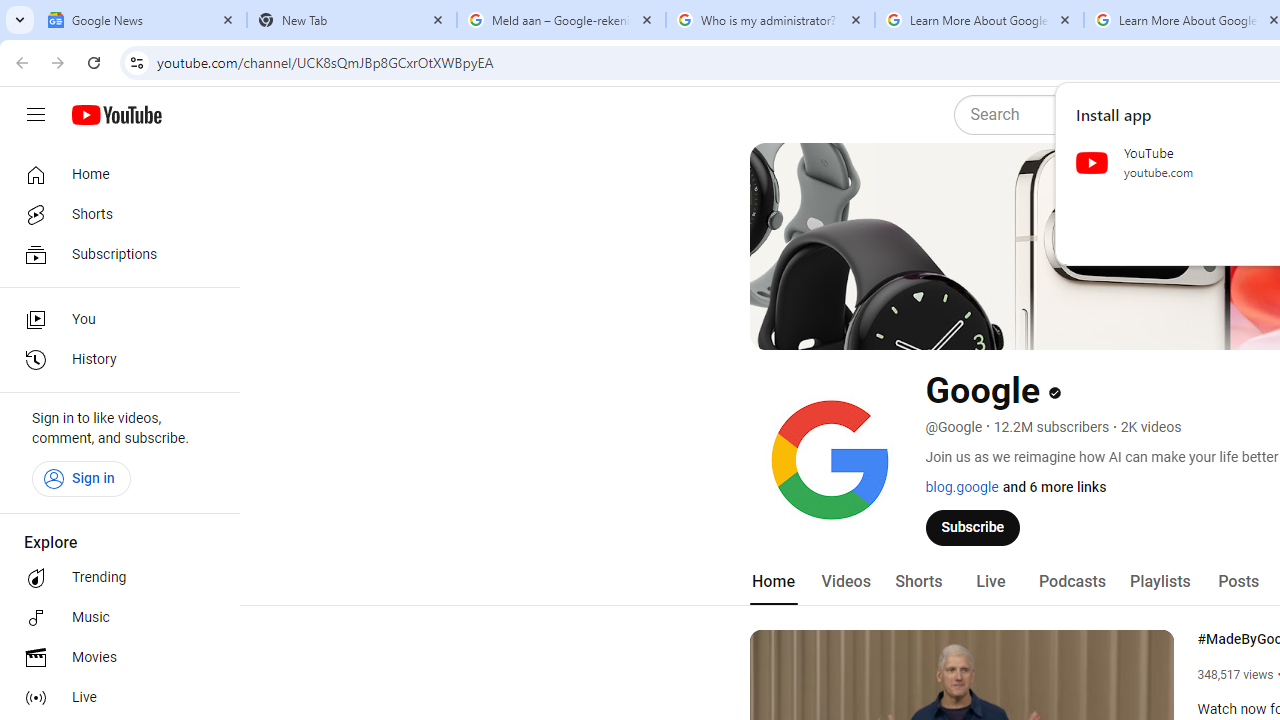  Describe the element at coordinates (1160, 581) in the screenshot. I see `'Playlists'` at that location.